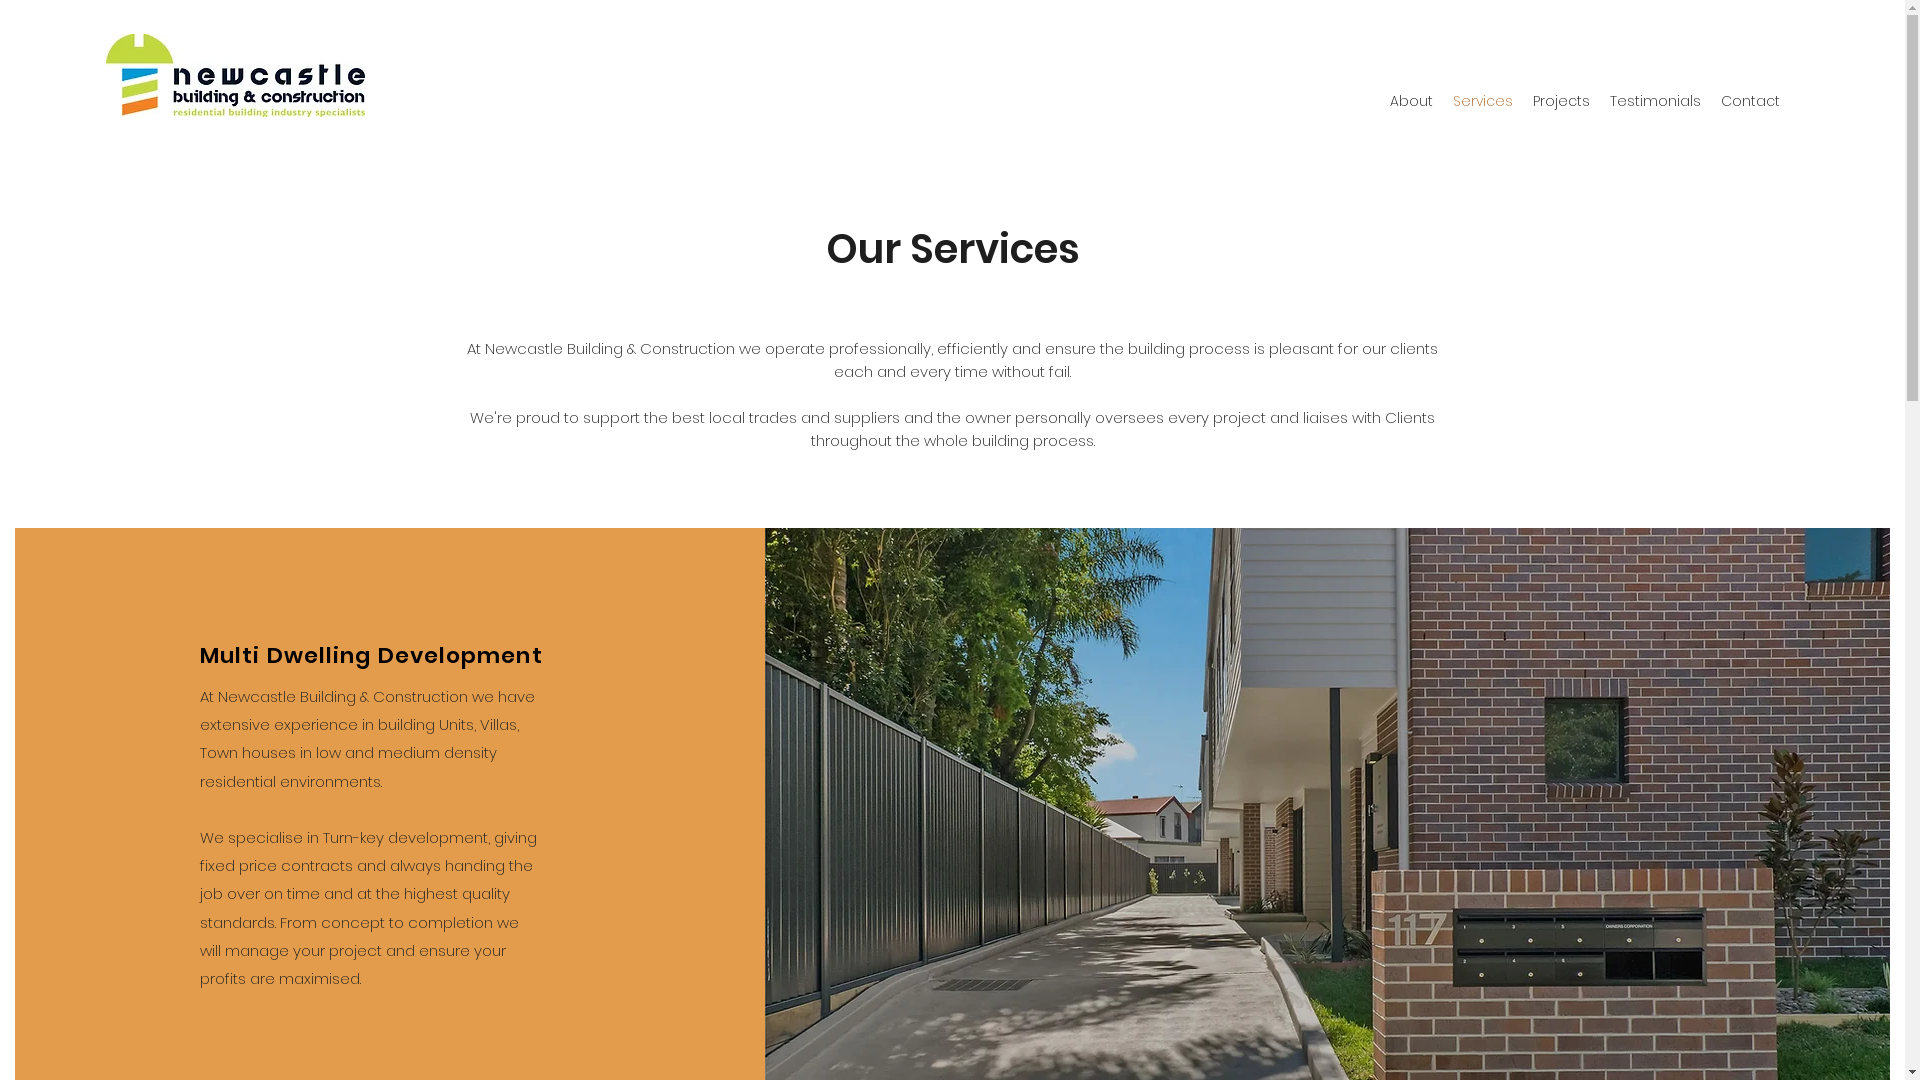 The width and height of the screenshot is (1920, 1080). I want to click on 'About', so click(1410, 101).